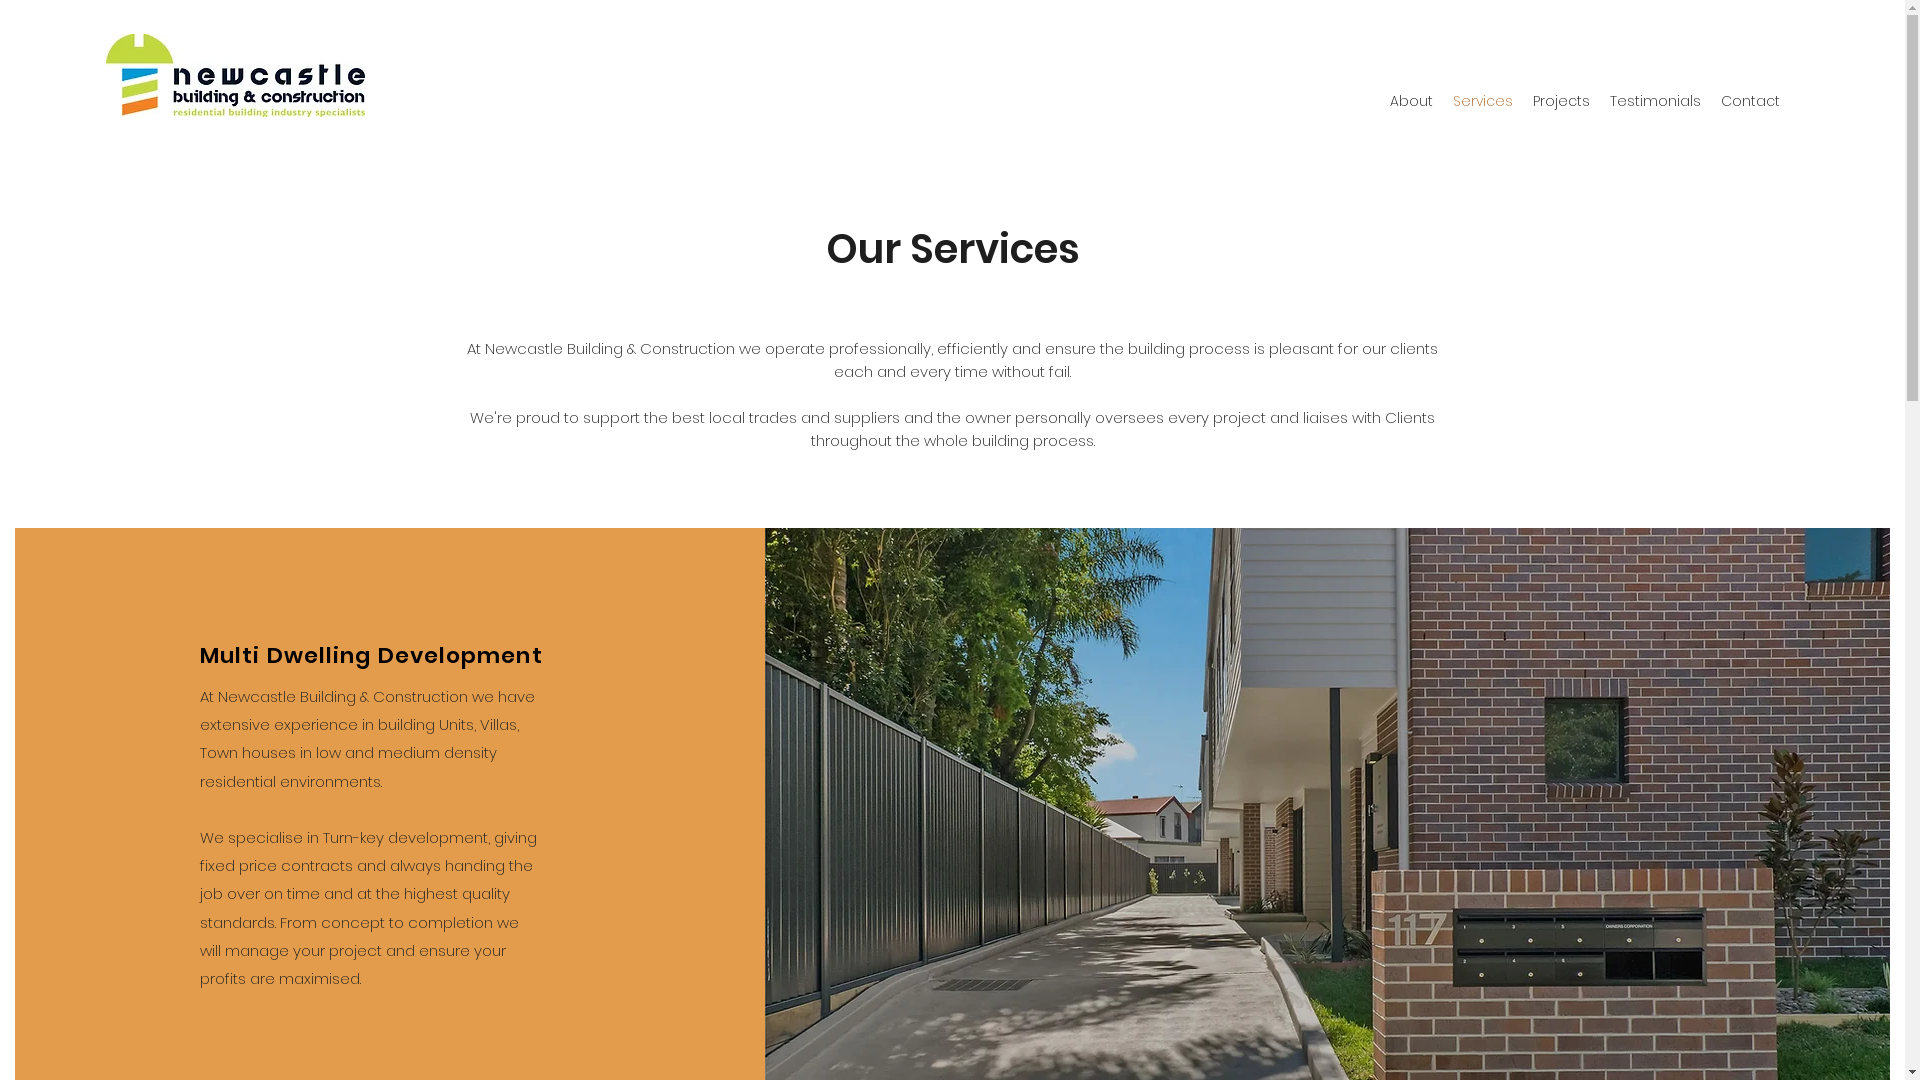 The width and height of the screenshot is (1920, 1080). I want to click on 'About', so click(1410, 101).